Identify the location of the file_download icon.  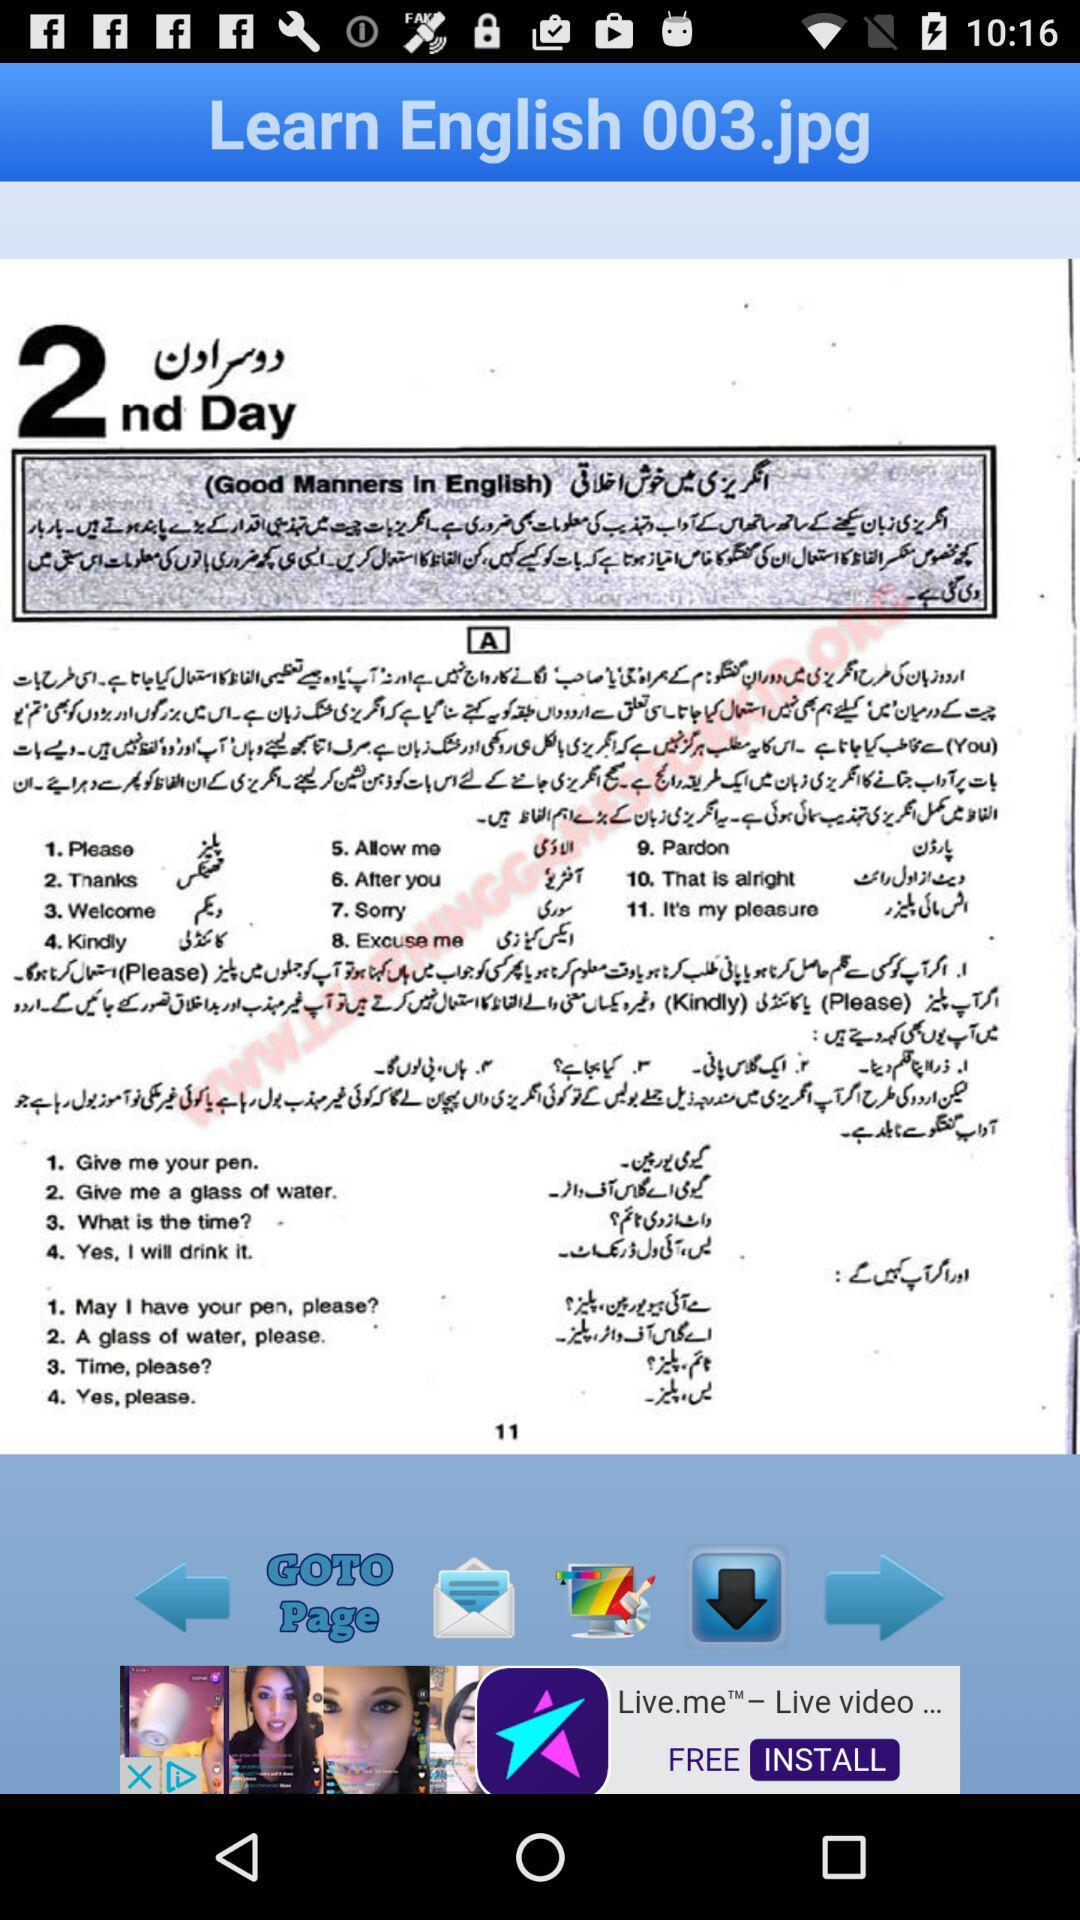
(749, 1708).